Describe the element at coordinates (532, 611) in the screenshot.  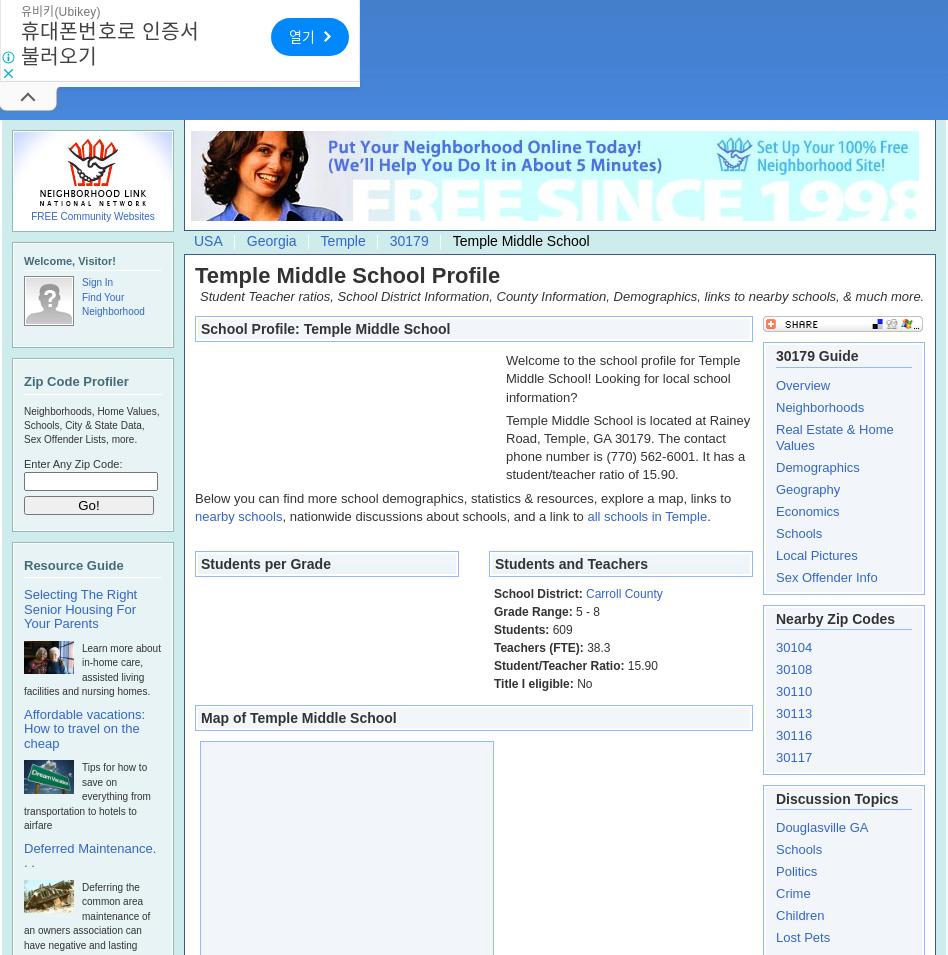
I see `'Grade Range:'` at that location.